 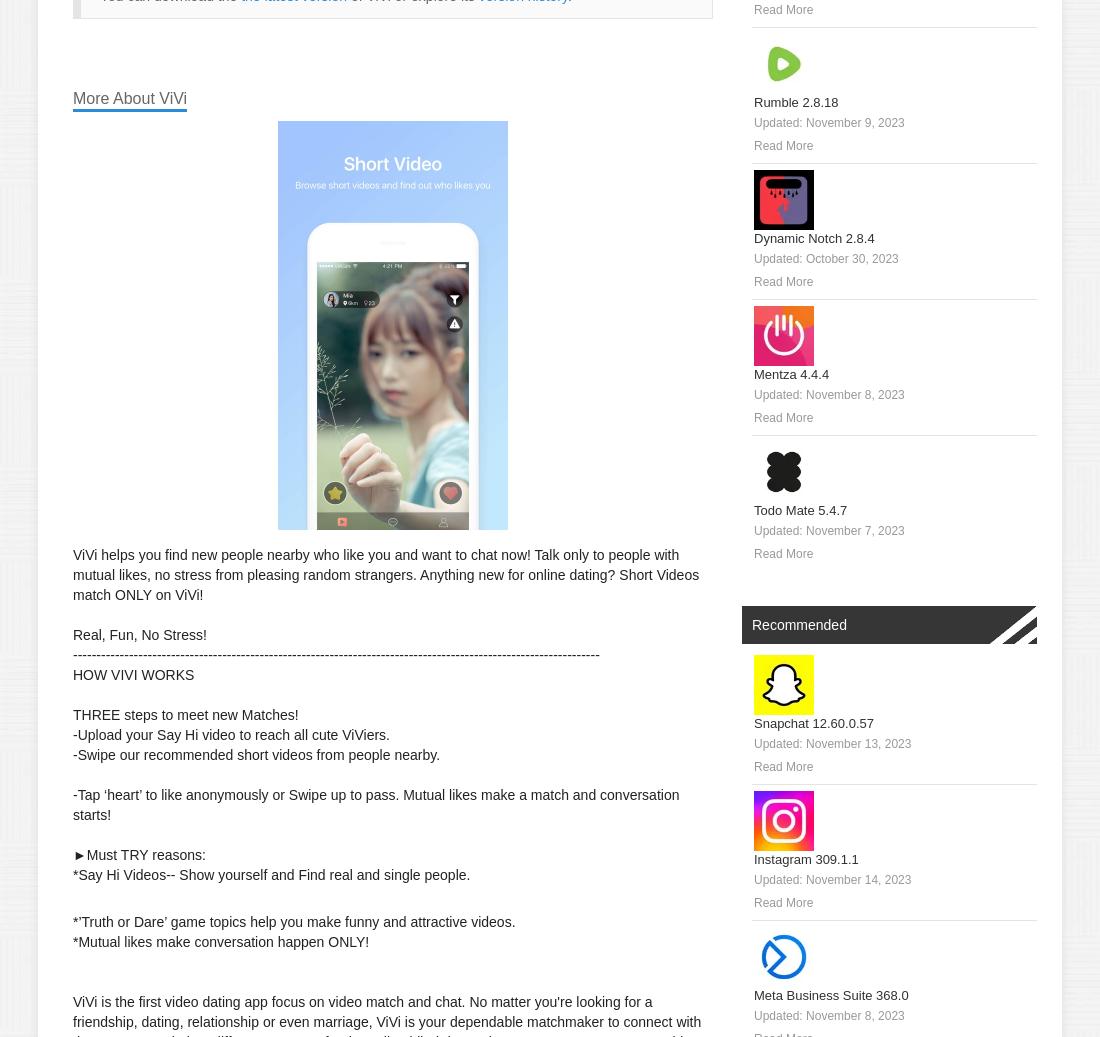 I want to click on 'Todo Mate 5.4.7', so click(x=800, y=509).